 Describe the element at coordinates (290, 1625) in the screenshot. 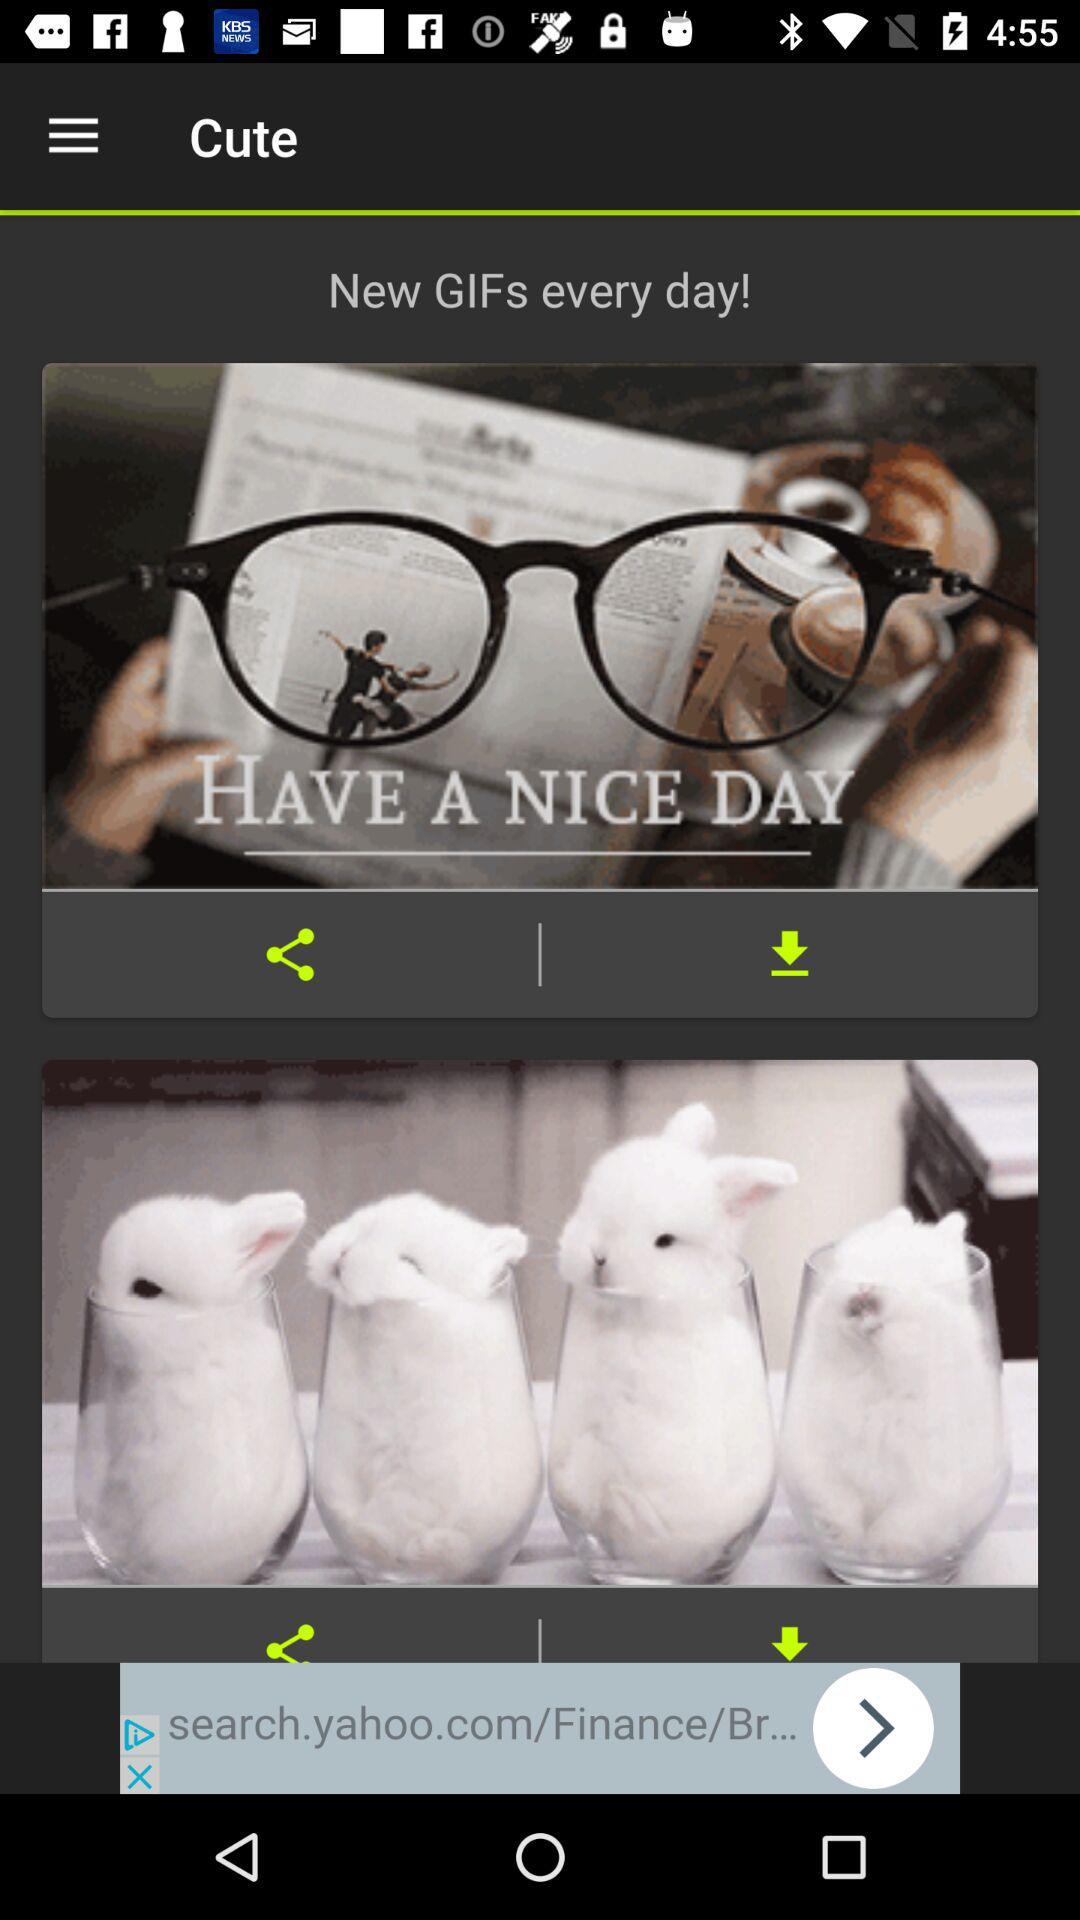

I see `to share` at that location.